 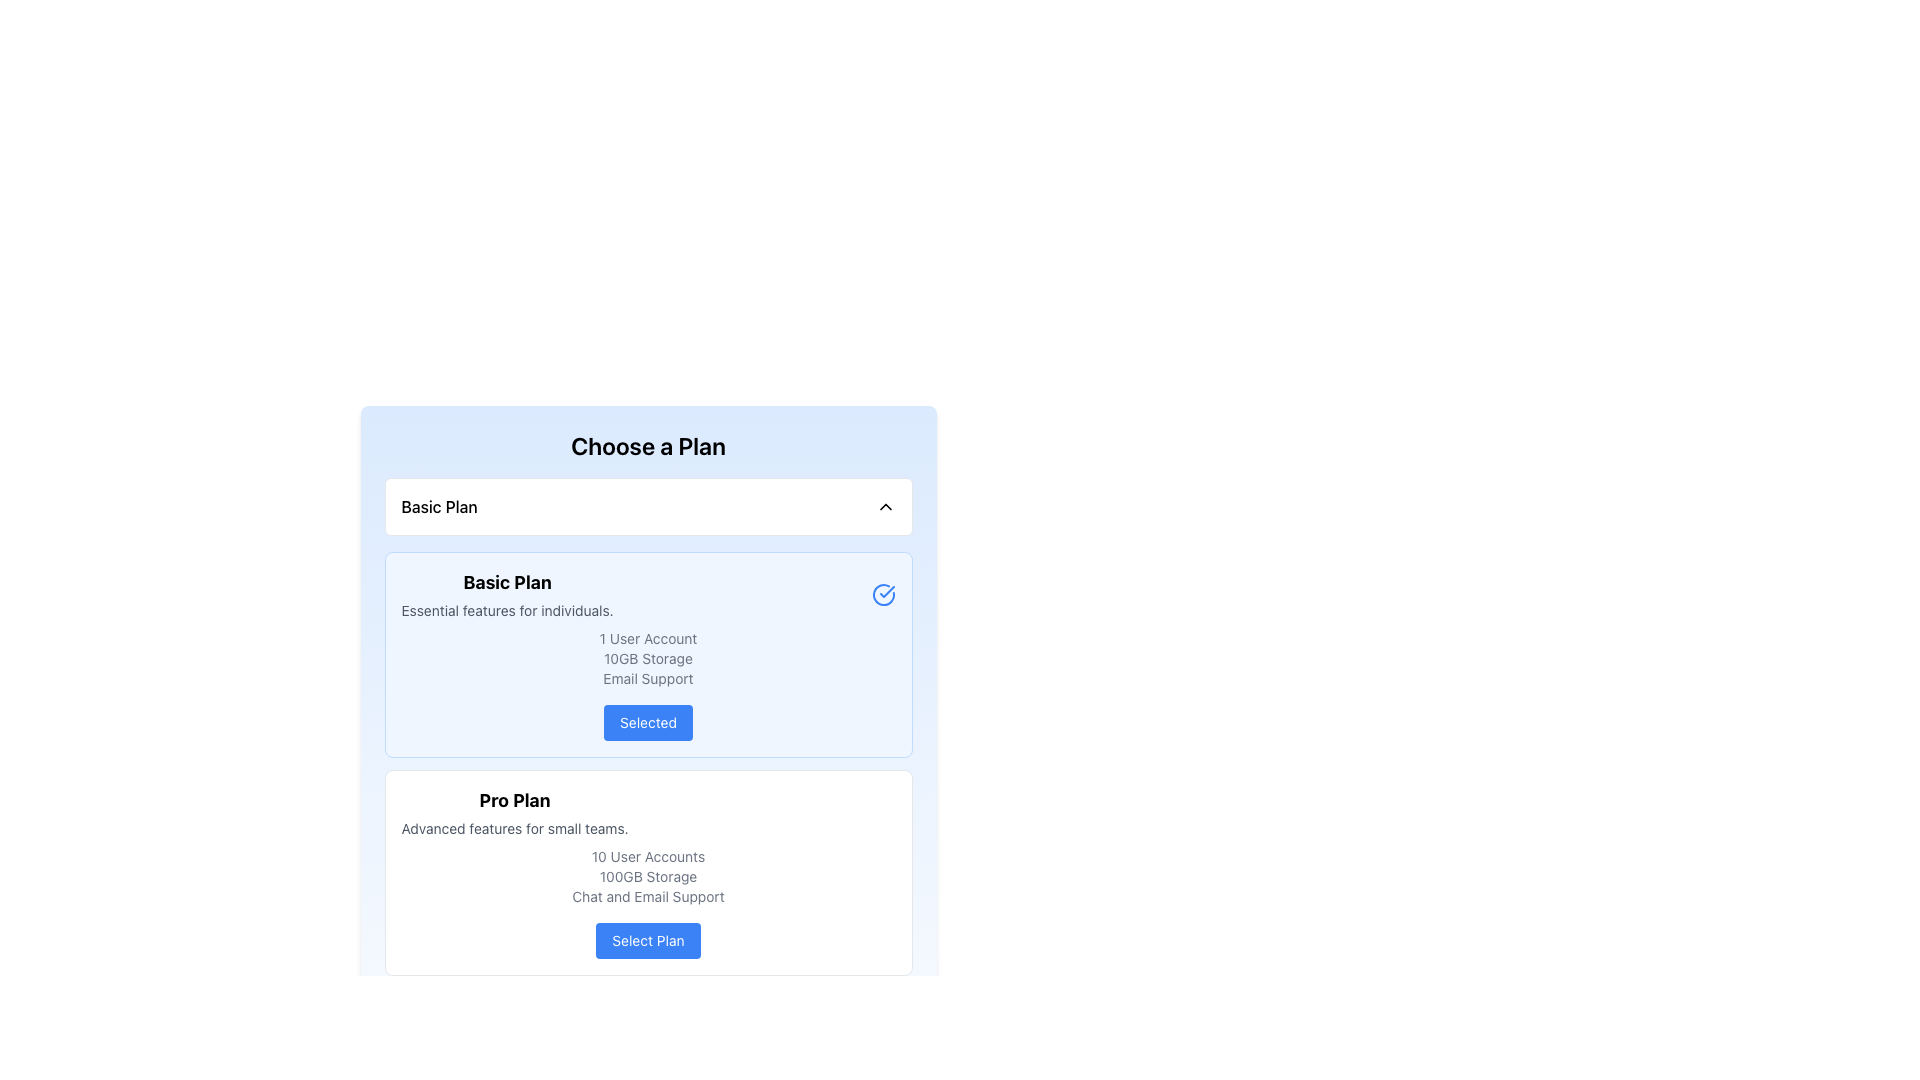 What do you see at coordinates (648, 505) in the screenshot?
I see `the Dropdown toggle labeled 'Basic Plan'` at bounding box center [648, 505].